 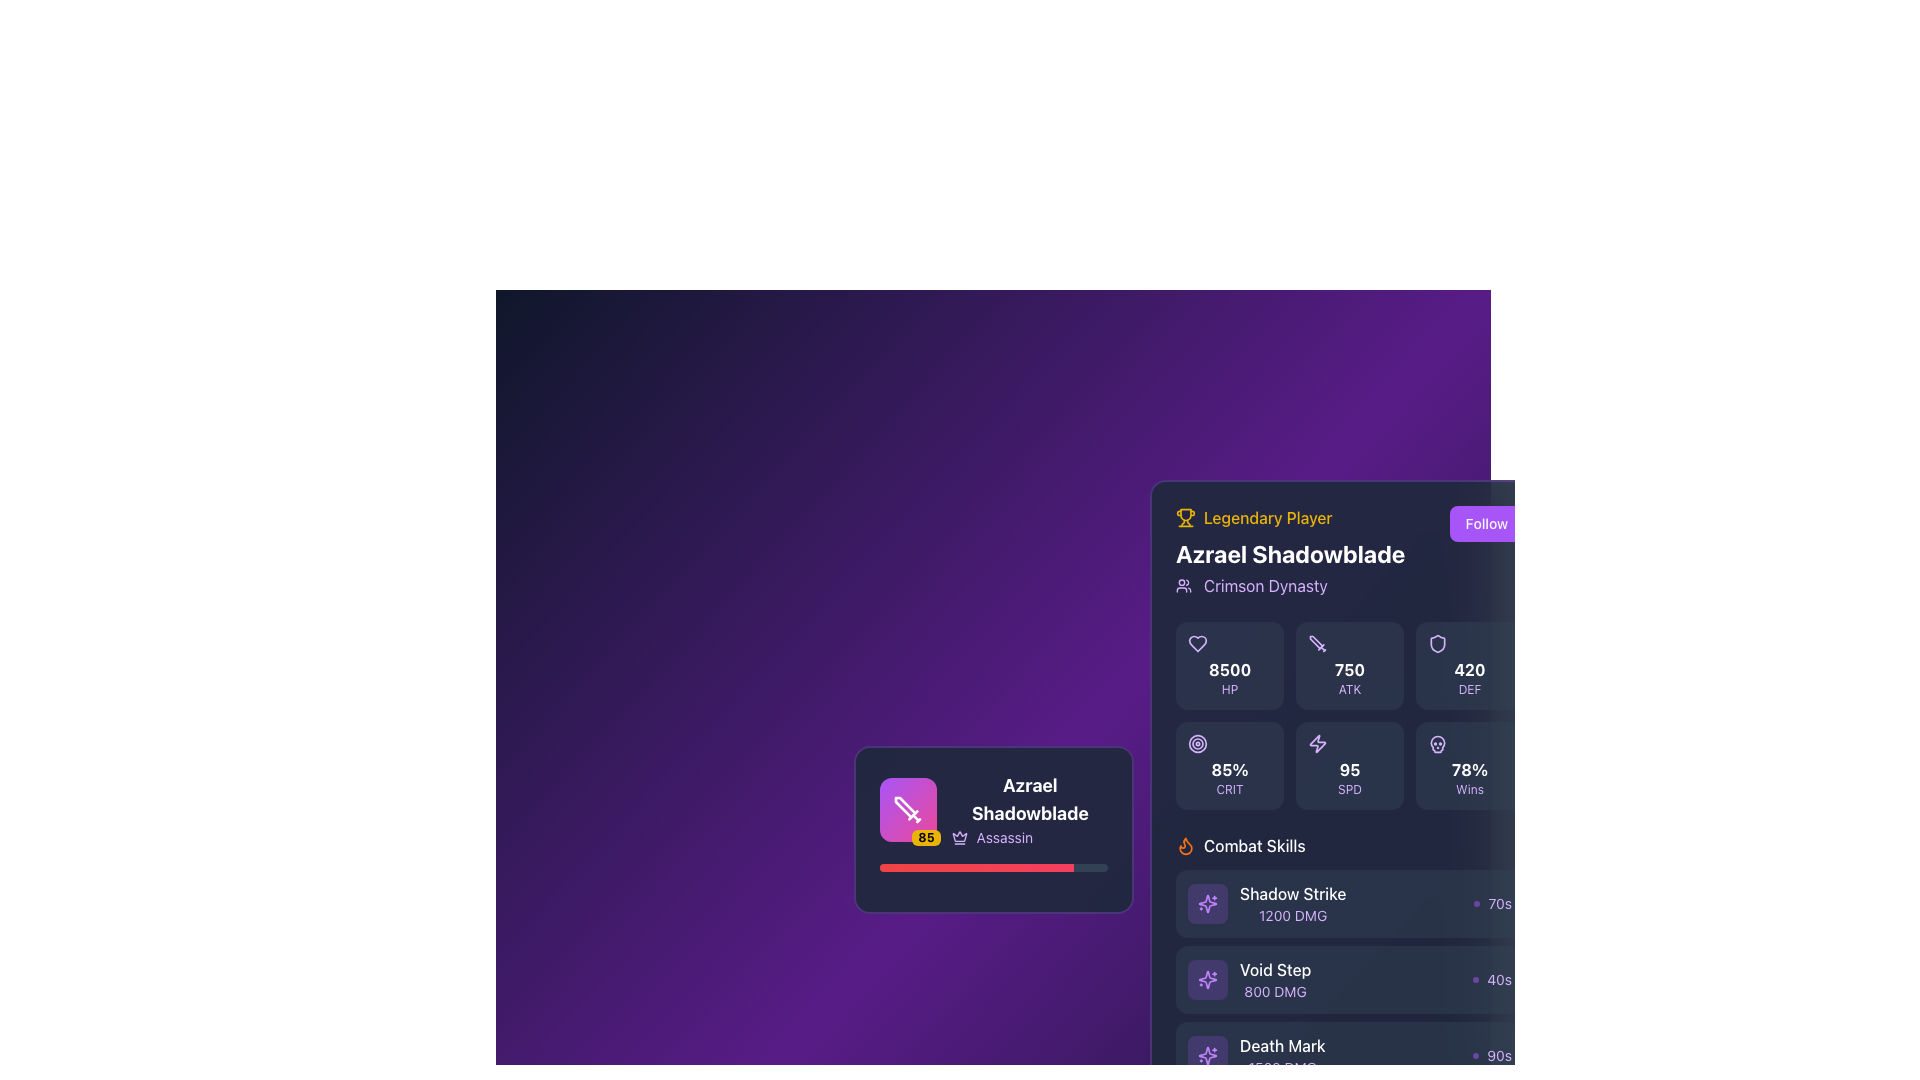 What do you see at coordinates (1206, 978) in the screenshot?
I see `the star-shaped icon with purple color and rounded edges, which is located within a light purple rectangular area, representing sparkles` at bounding box center [1206, 978].